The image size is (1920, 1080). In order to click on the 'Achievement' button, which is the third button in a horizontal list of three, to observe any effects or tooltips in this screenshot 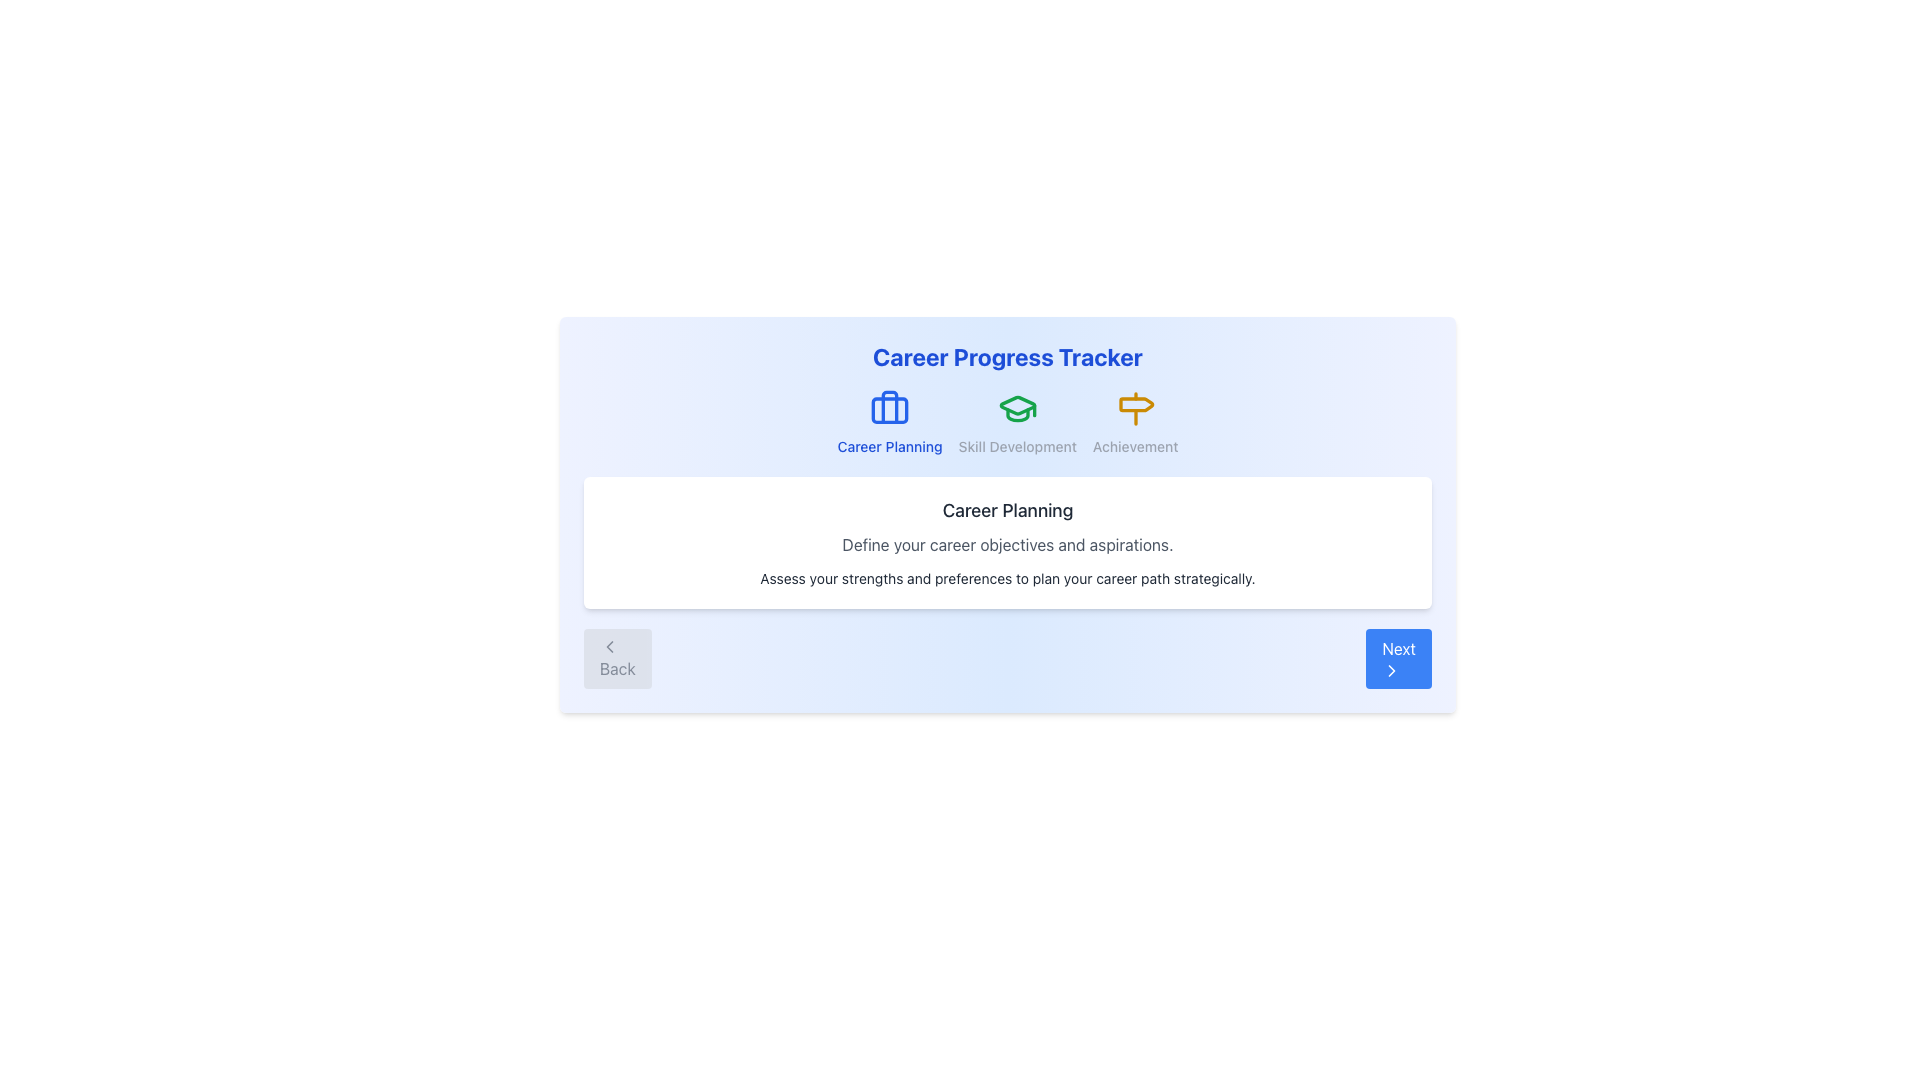, I will do `click(1135, 422)`.